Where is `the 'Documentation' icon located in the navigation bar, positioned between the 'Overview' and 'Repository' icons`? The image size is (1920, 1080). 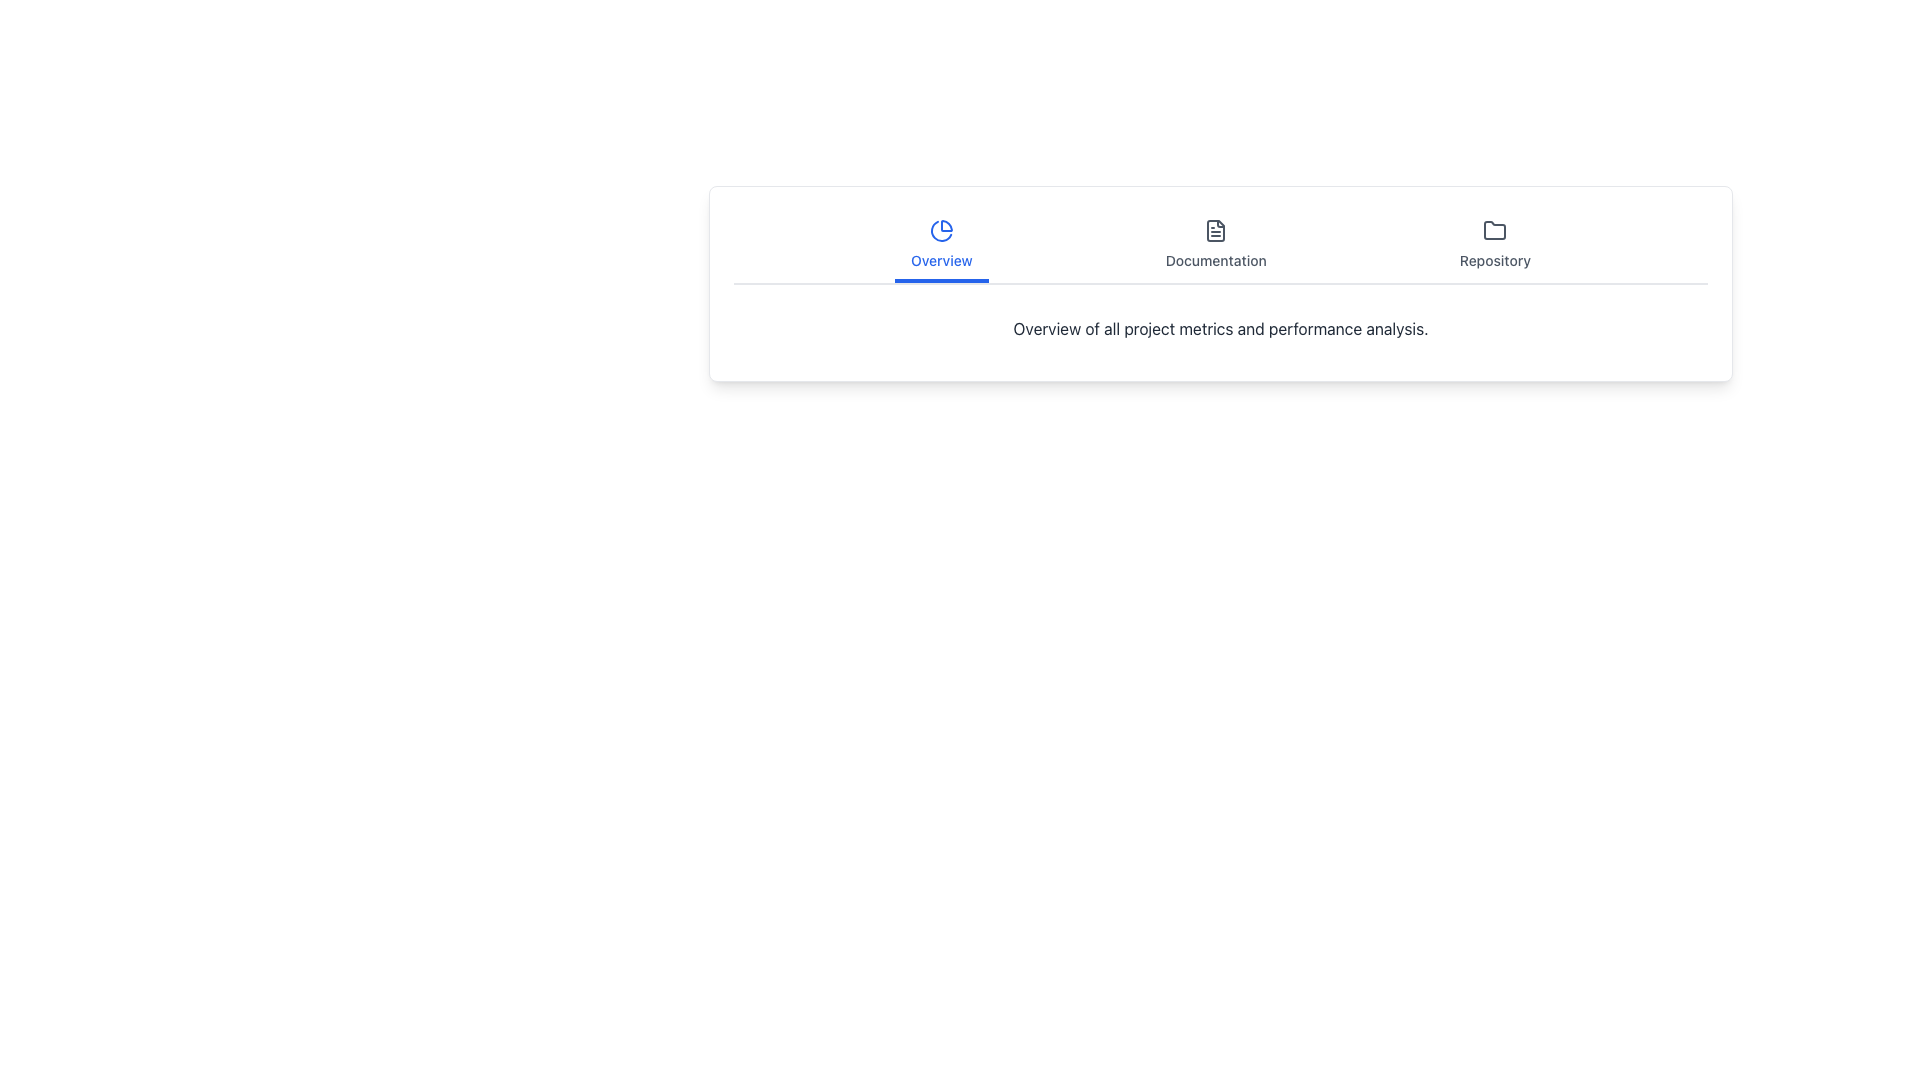
the 'Documentation' icon located in the navigation bar, positioned between the 'Overview' and 'Repository' icons is located at coordinates (1215, 230).